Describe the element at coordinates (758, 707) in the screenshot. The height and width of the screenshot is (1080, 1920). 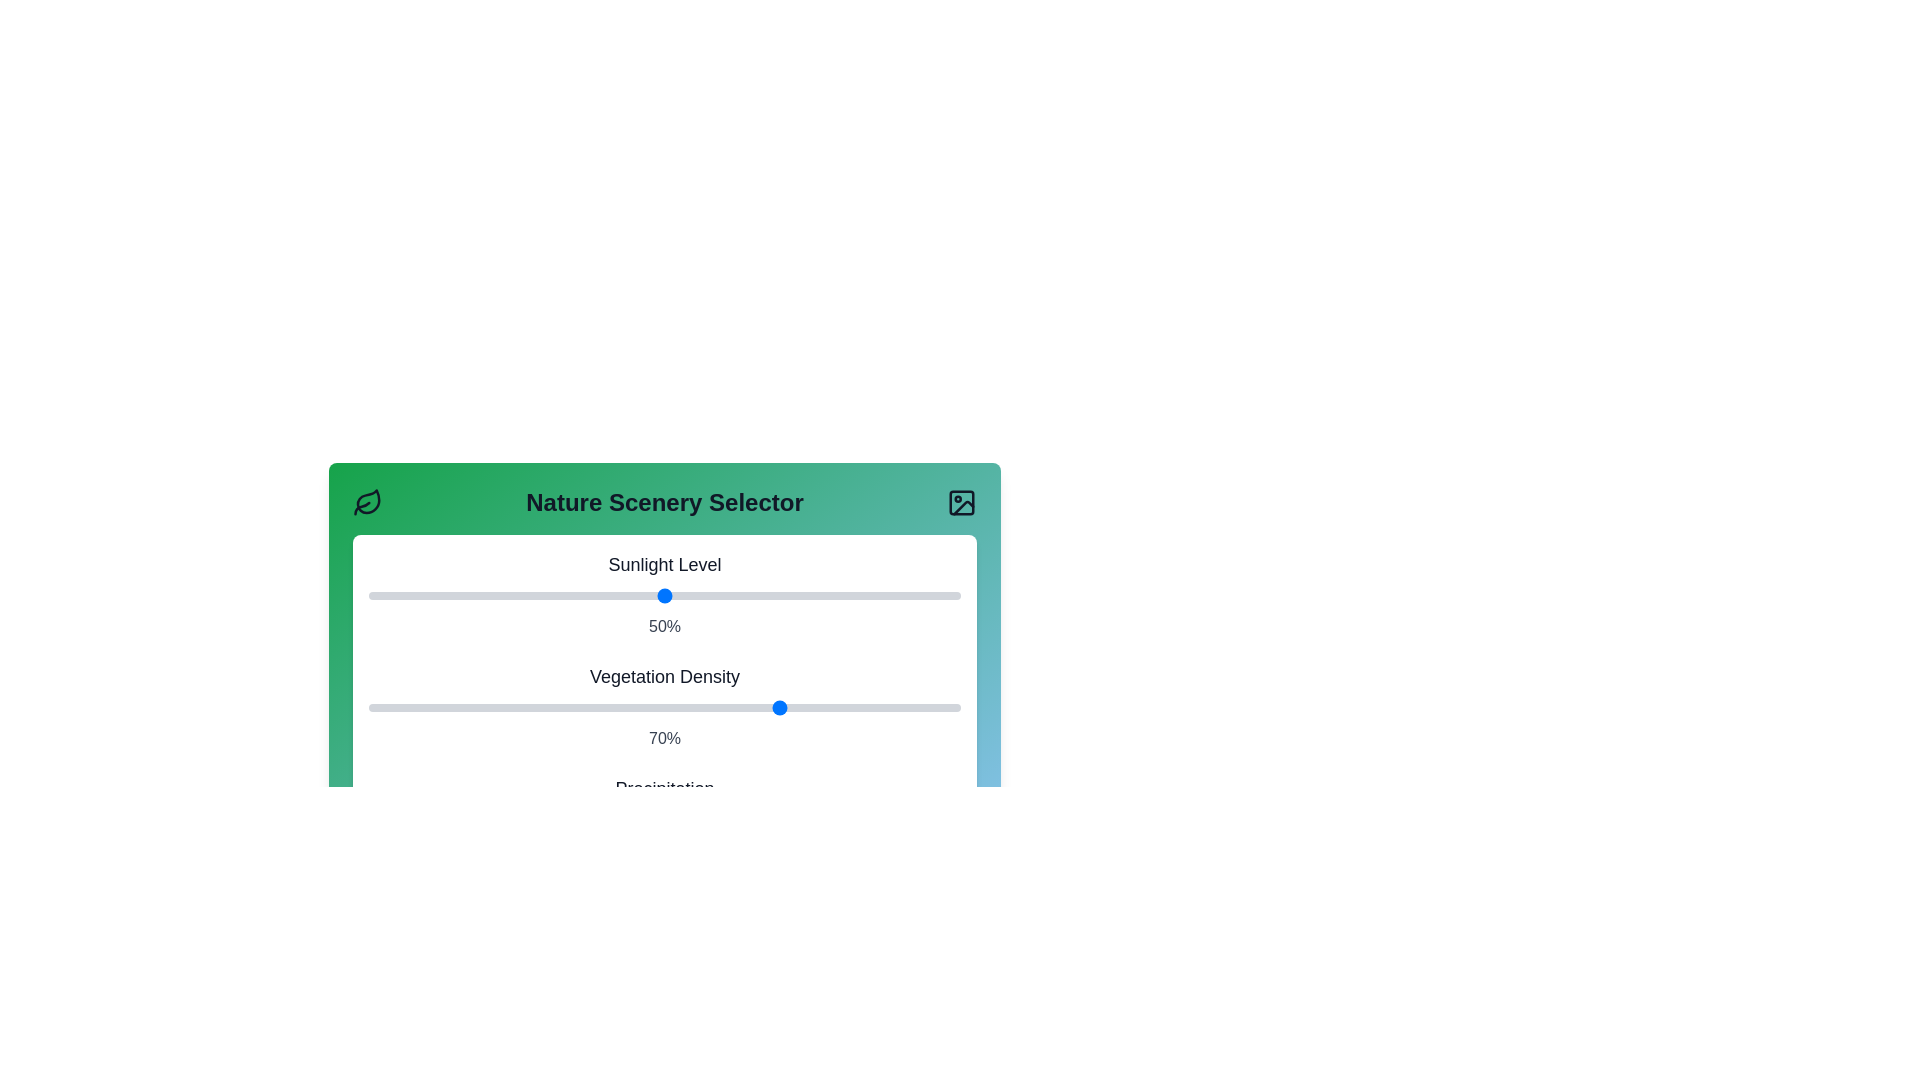
I see `the Vegetation Density slider to set its value to 66` at that location.